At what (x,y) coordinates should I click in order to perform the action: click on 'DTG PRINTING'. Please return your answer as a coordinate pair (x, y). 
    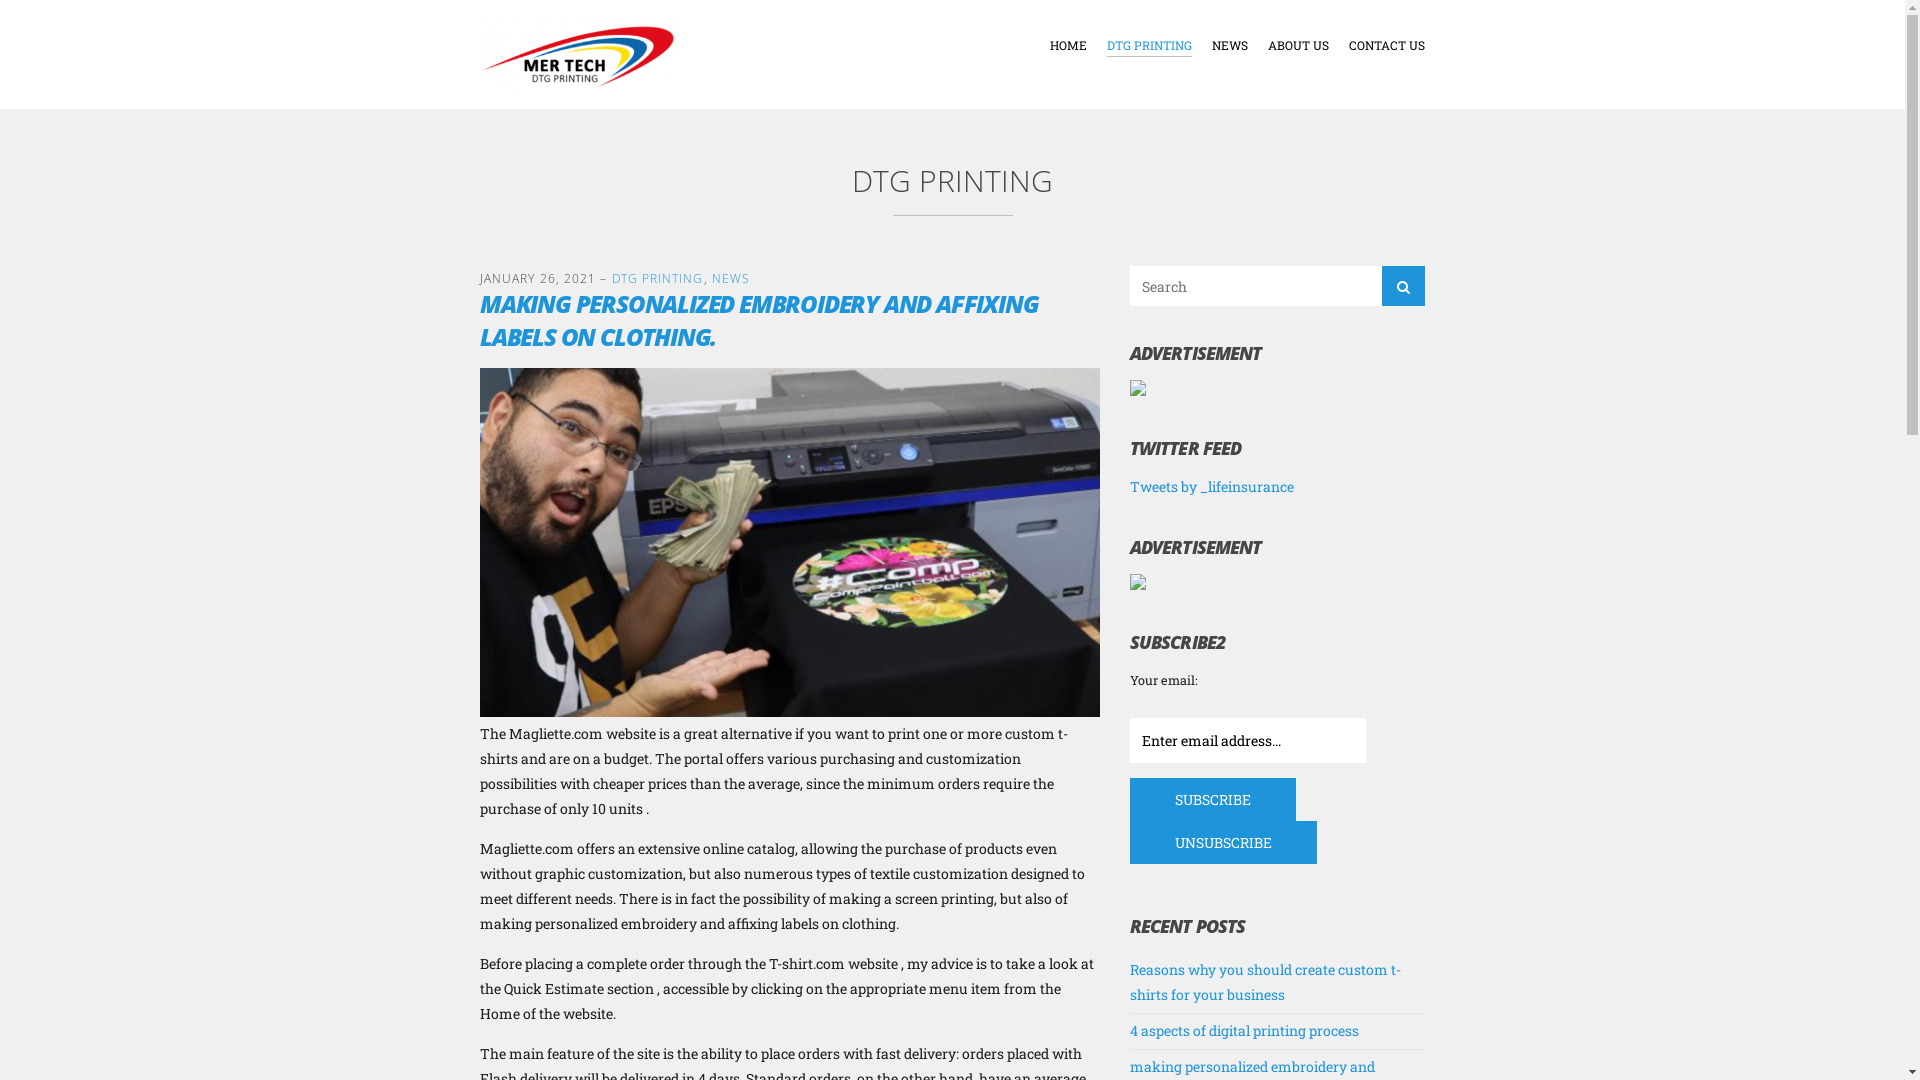
    Looking at the image, I should click on (610, 278).